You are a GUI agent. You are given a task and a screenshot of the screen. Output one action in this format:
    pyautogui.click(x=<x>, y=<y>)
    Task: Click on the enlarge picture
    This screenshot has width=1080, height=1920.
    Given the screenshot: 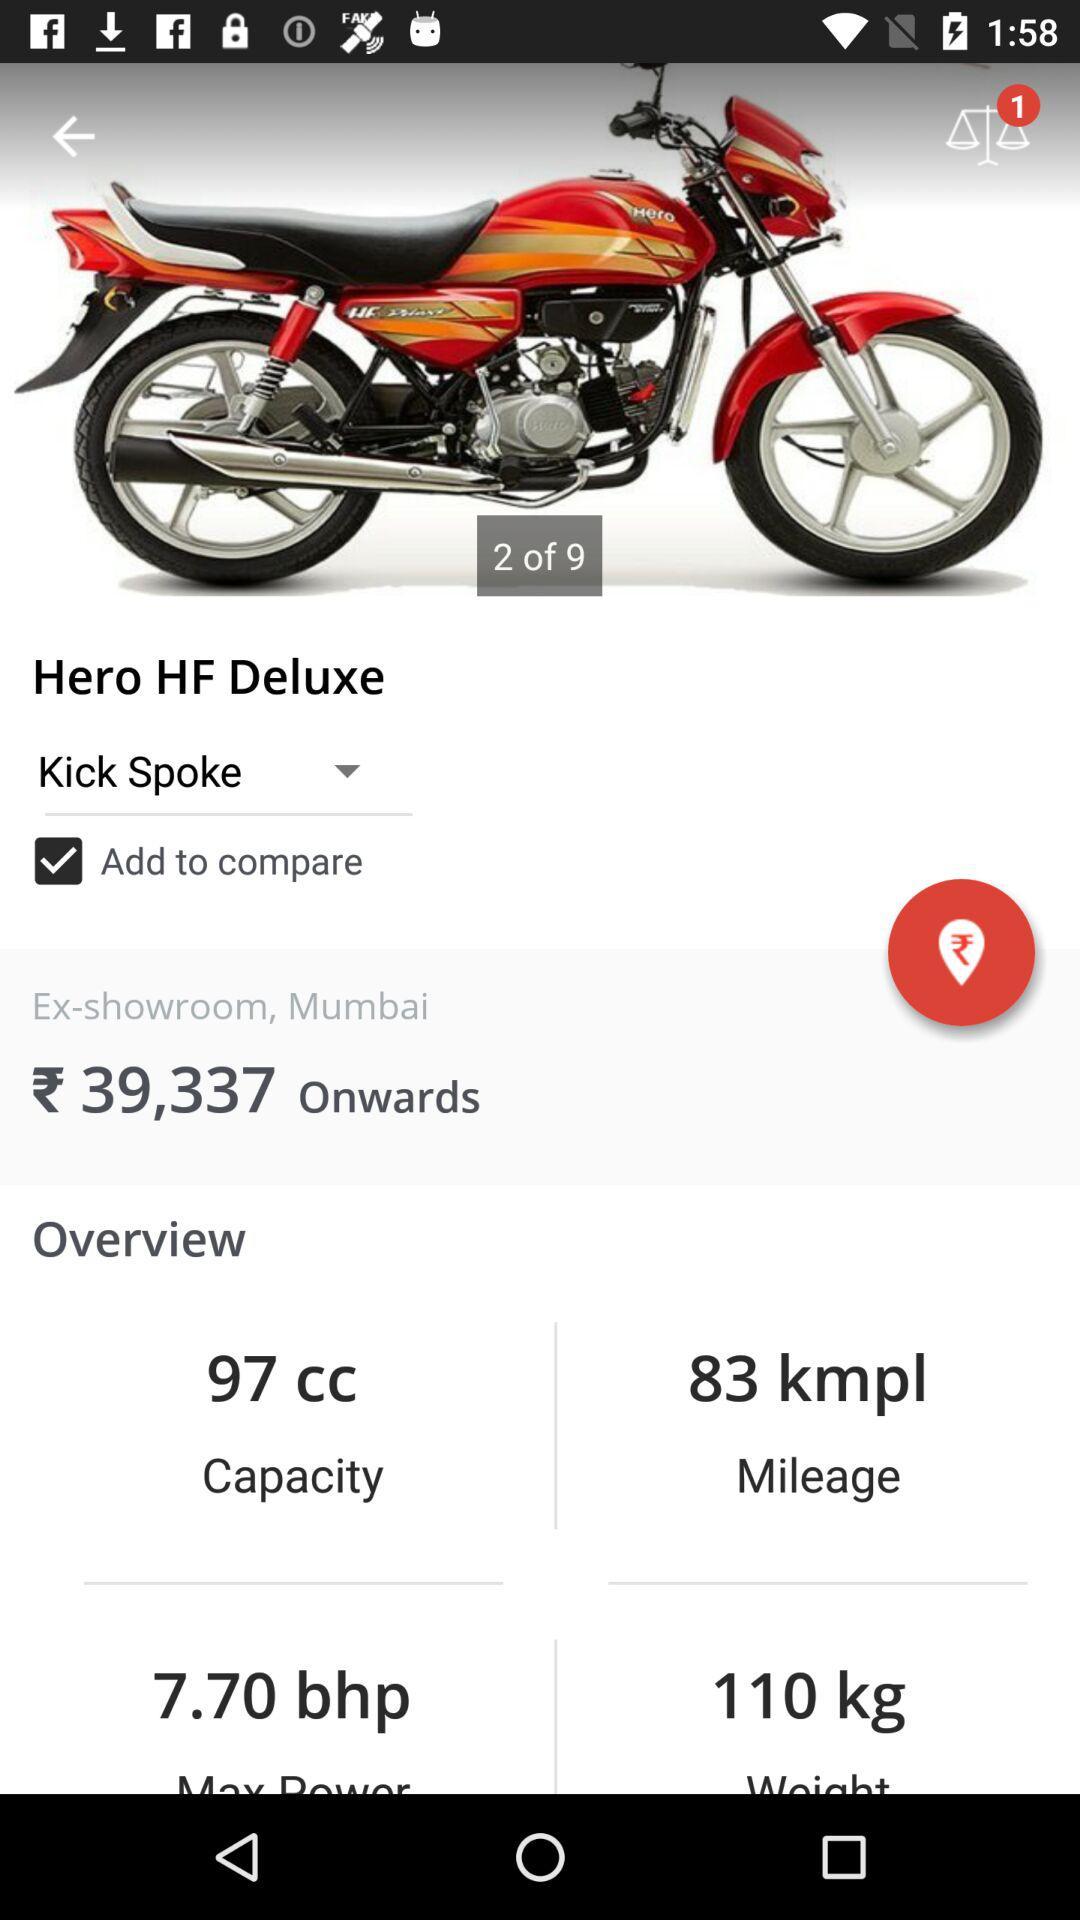 What is the action you would take?
    pyautogui.click(x=540, y=329)
    